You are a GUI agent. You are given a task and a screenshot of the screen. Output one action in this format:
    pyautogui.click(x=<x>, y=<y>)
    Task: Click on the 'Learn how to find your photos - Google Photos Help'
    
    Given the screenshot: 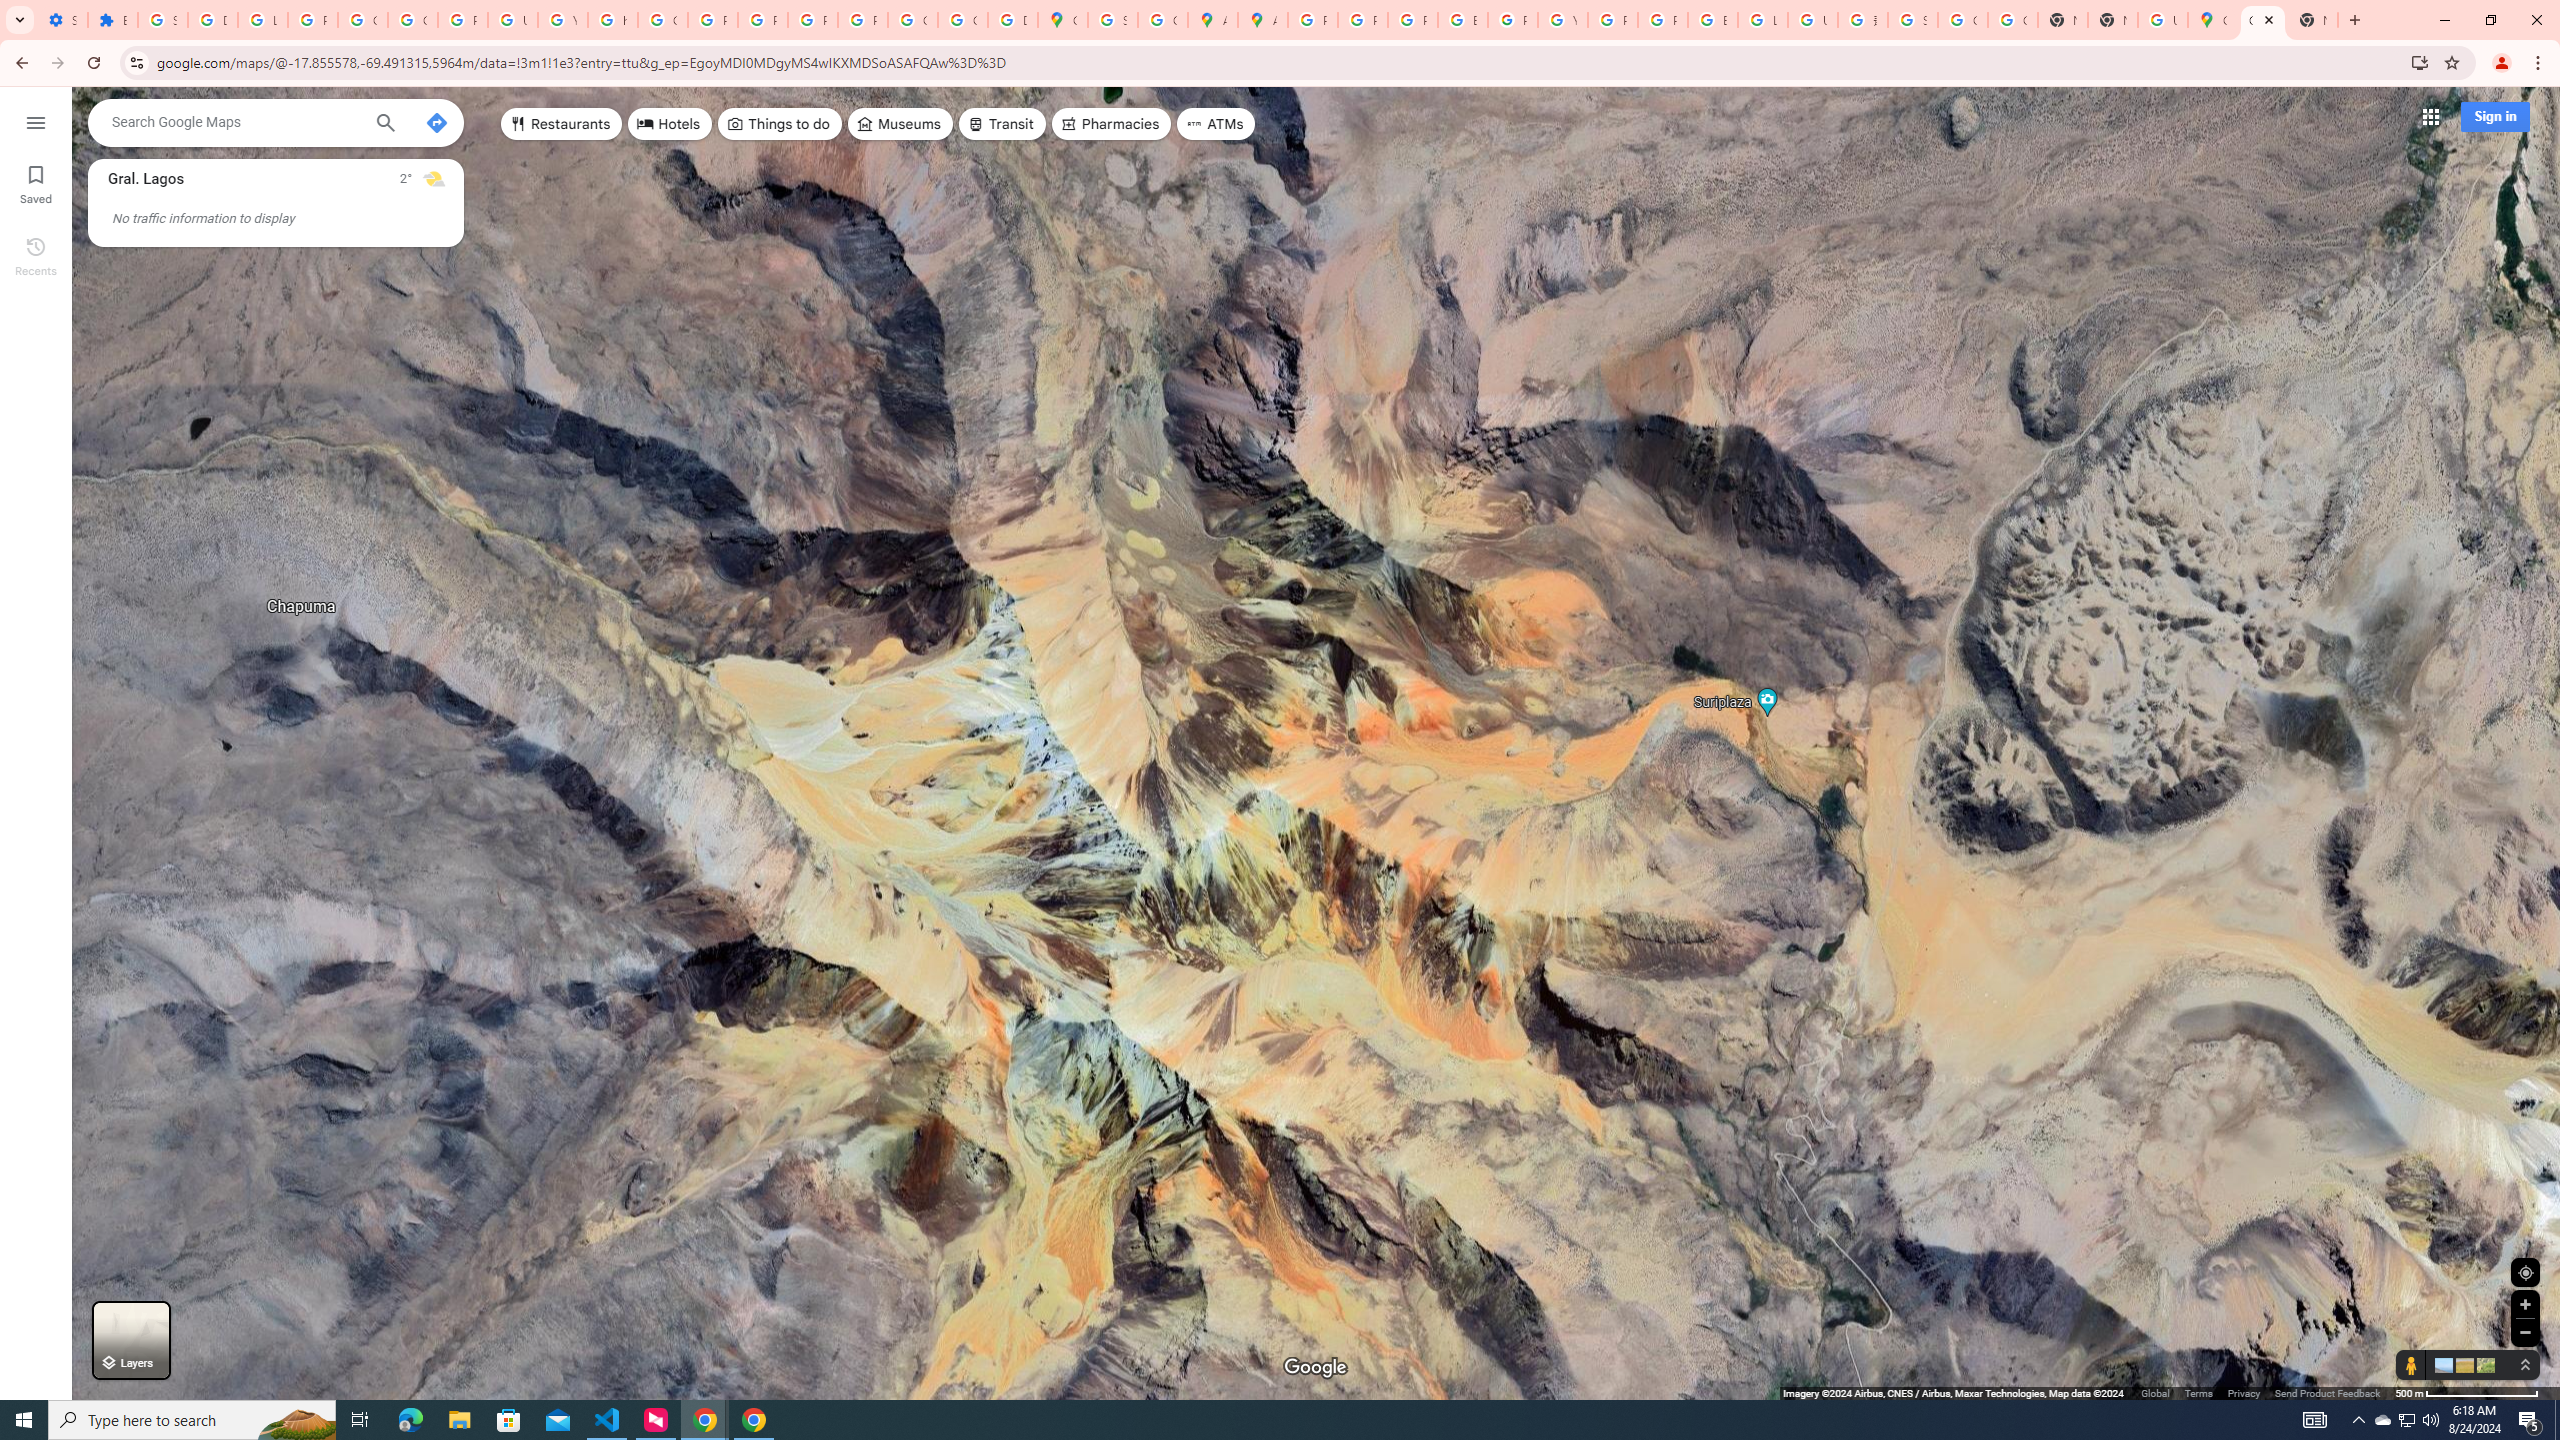 What is the action you would take?
    pyautogui.click(x=261, y=19)
    